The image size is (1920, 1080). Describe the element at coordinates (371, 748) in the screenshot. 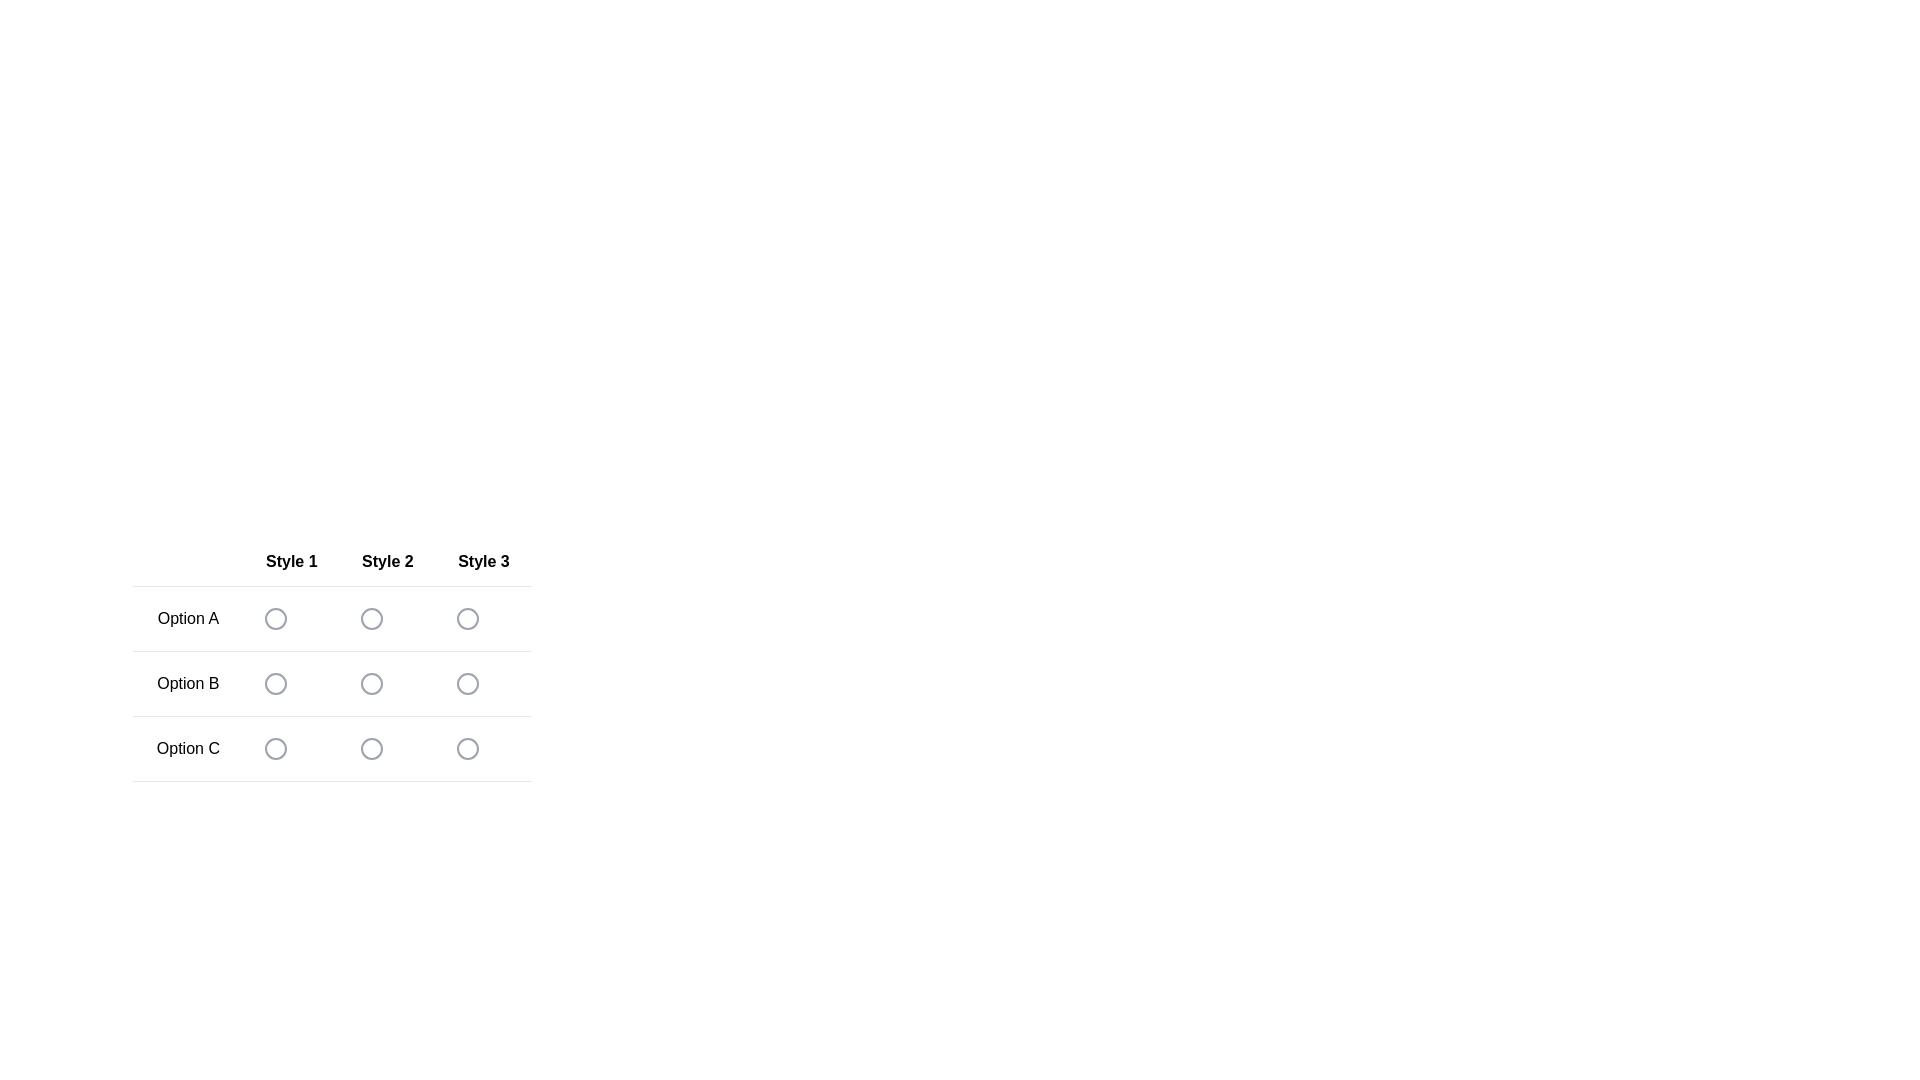

I see `the selected radio button in the third row under the second column labeled 'Style 2'` at that location.